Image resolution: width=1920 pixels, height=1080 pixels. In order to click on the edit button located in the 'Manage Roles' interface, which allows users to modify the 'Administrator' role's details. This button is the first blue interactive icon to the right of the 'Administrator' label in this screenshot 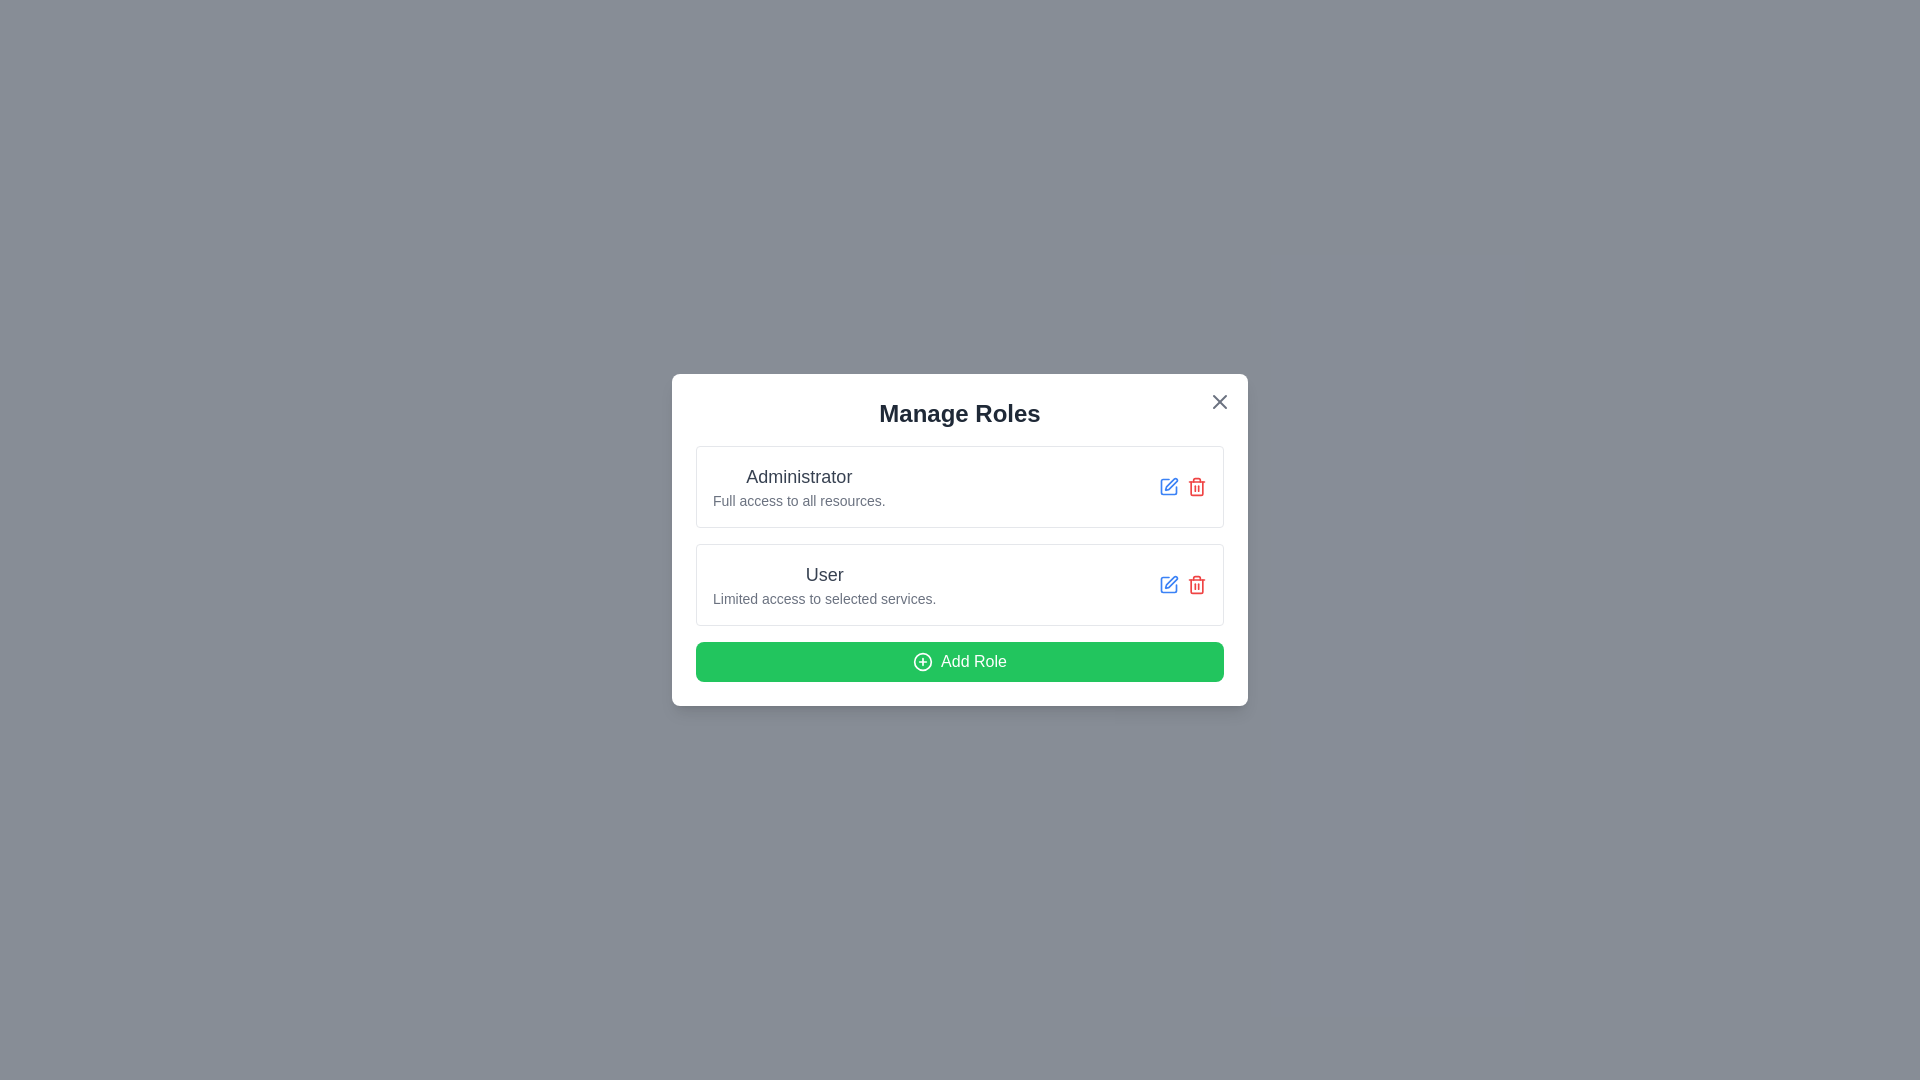, I will do `click(1169, 486)`.